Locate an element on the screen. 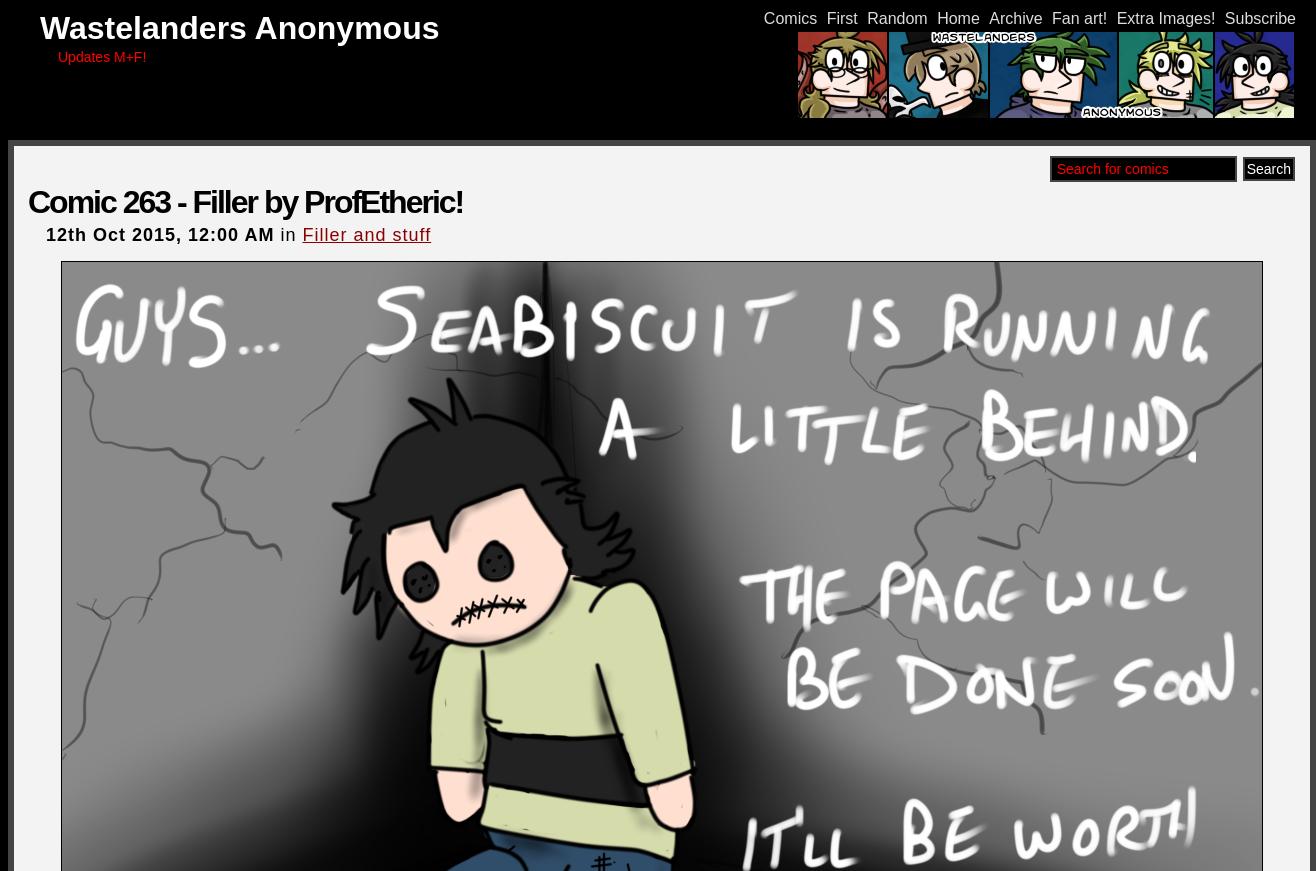 The image size is (1316, 871). 'Extra Images!' is located at coordinates (1115, 17).